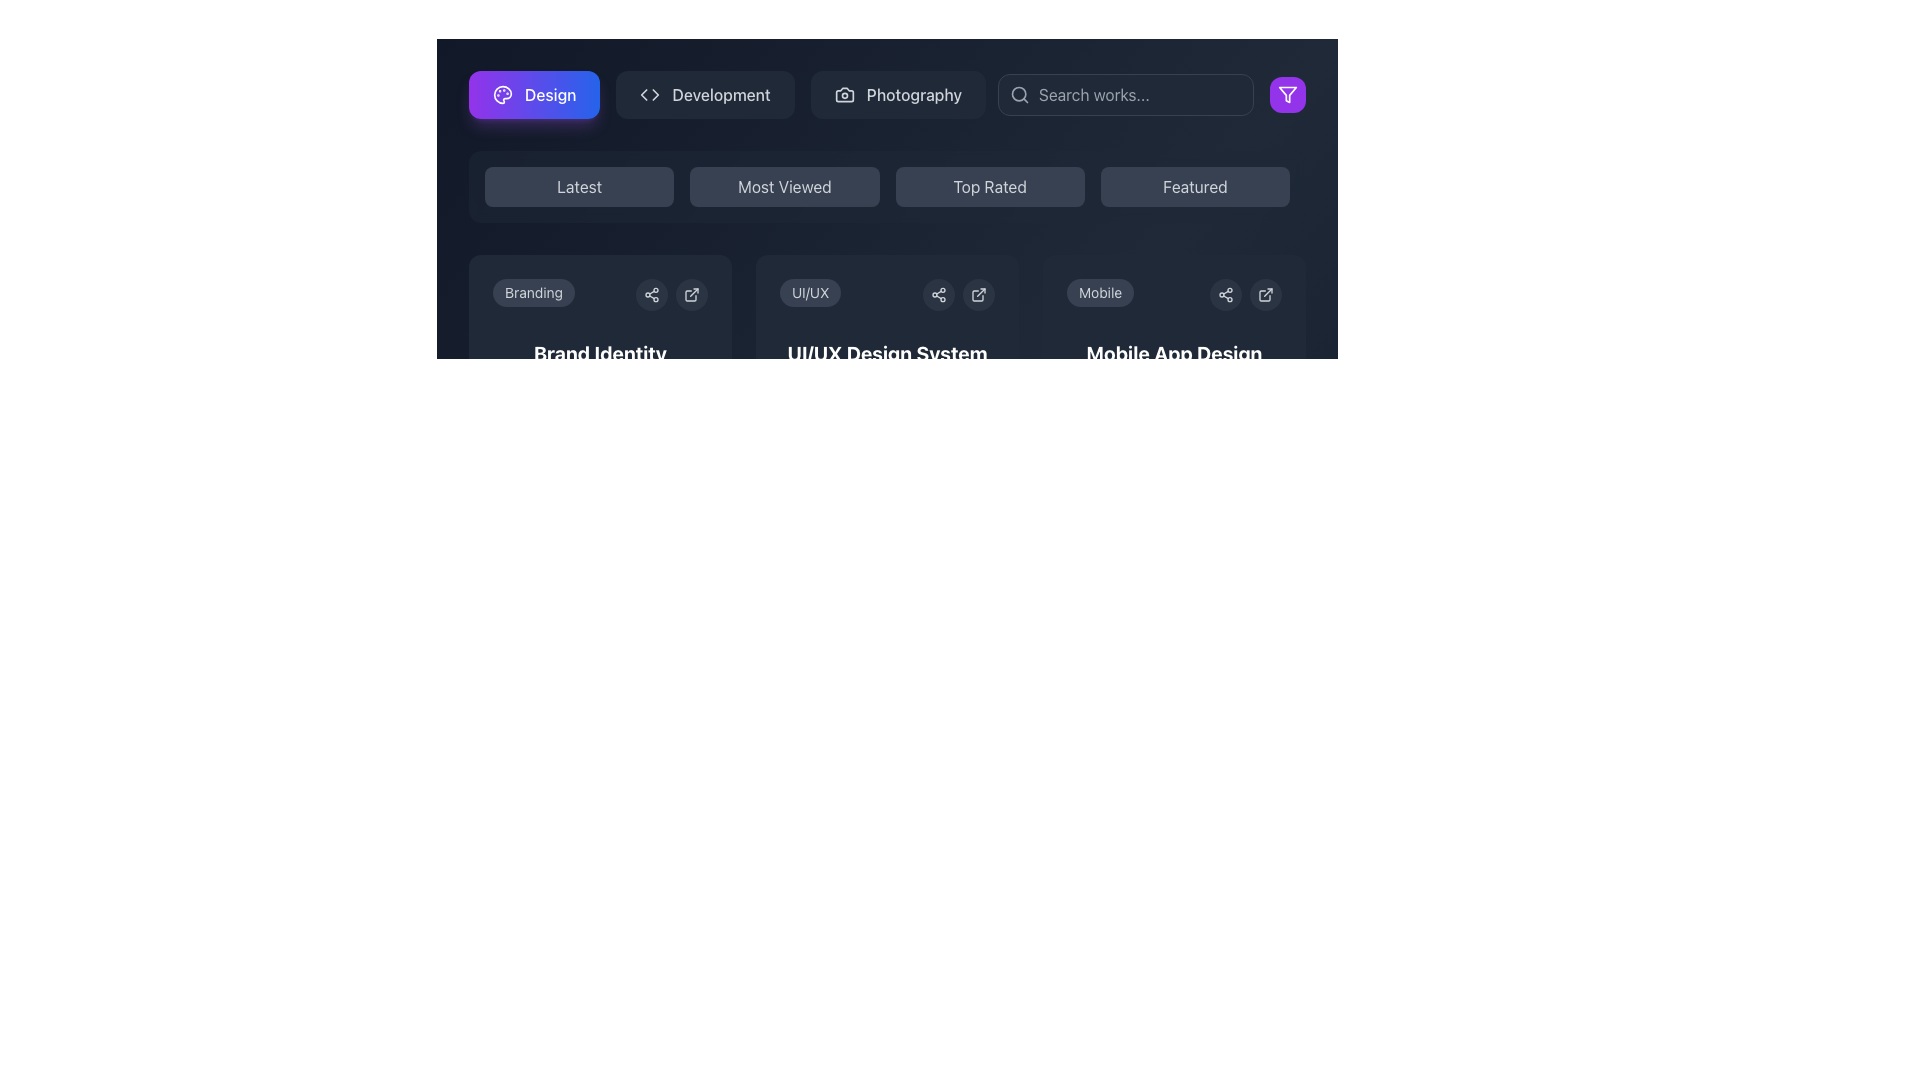  I want to click on the button labeled 'photography', which has a dark gray background and a camera icon on the left, so click(897, 95).